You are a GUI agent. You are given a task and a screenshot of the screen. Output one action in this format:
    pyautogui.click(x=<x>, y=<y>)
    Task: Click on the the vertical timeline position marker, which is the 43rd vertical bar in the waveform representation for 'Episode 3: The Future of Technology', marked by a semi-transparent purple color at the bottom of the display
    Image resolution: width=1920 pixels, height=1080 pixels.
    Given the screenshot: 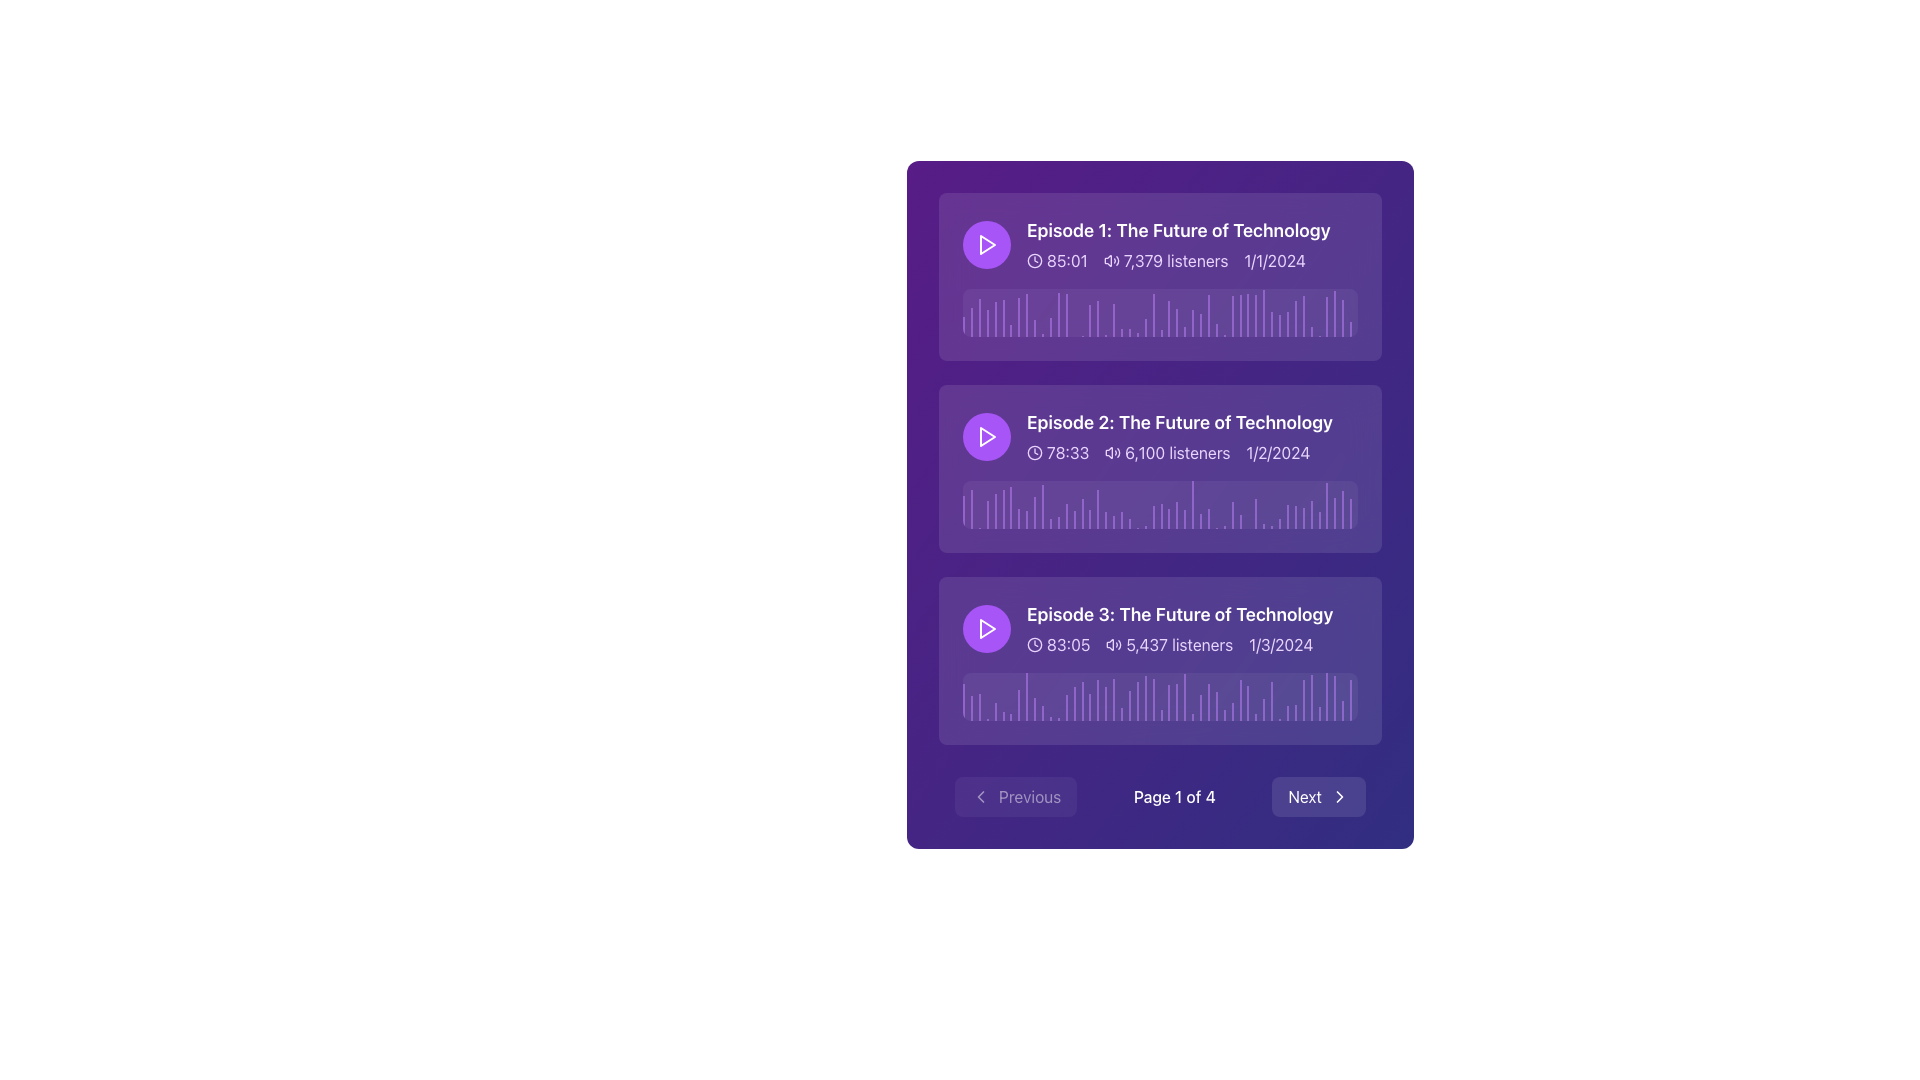 What is the action you would take?
    pyautogui.click(x=1295, y=712)
    